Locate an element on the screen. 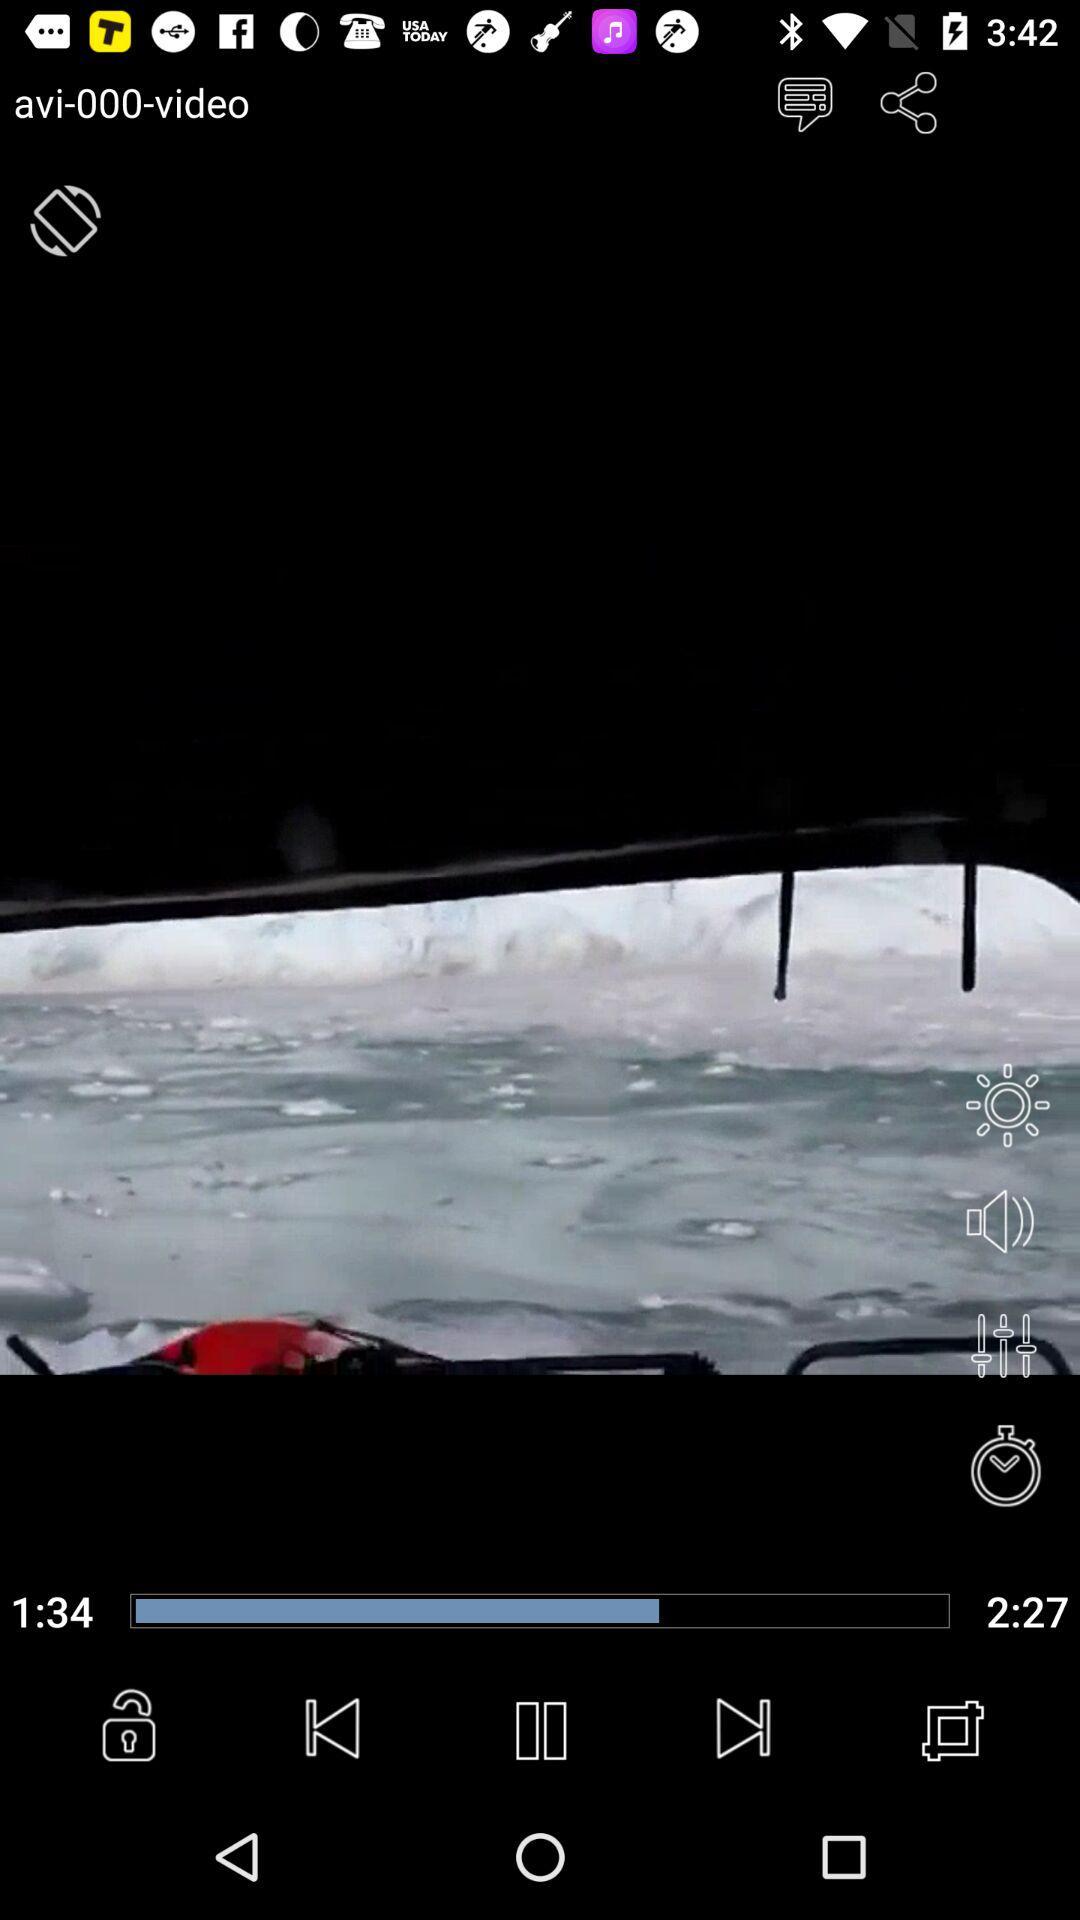  clock option is located at coordinates (1007, 1468).